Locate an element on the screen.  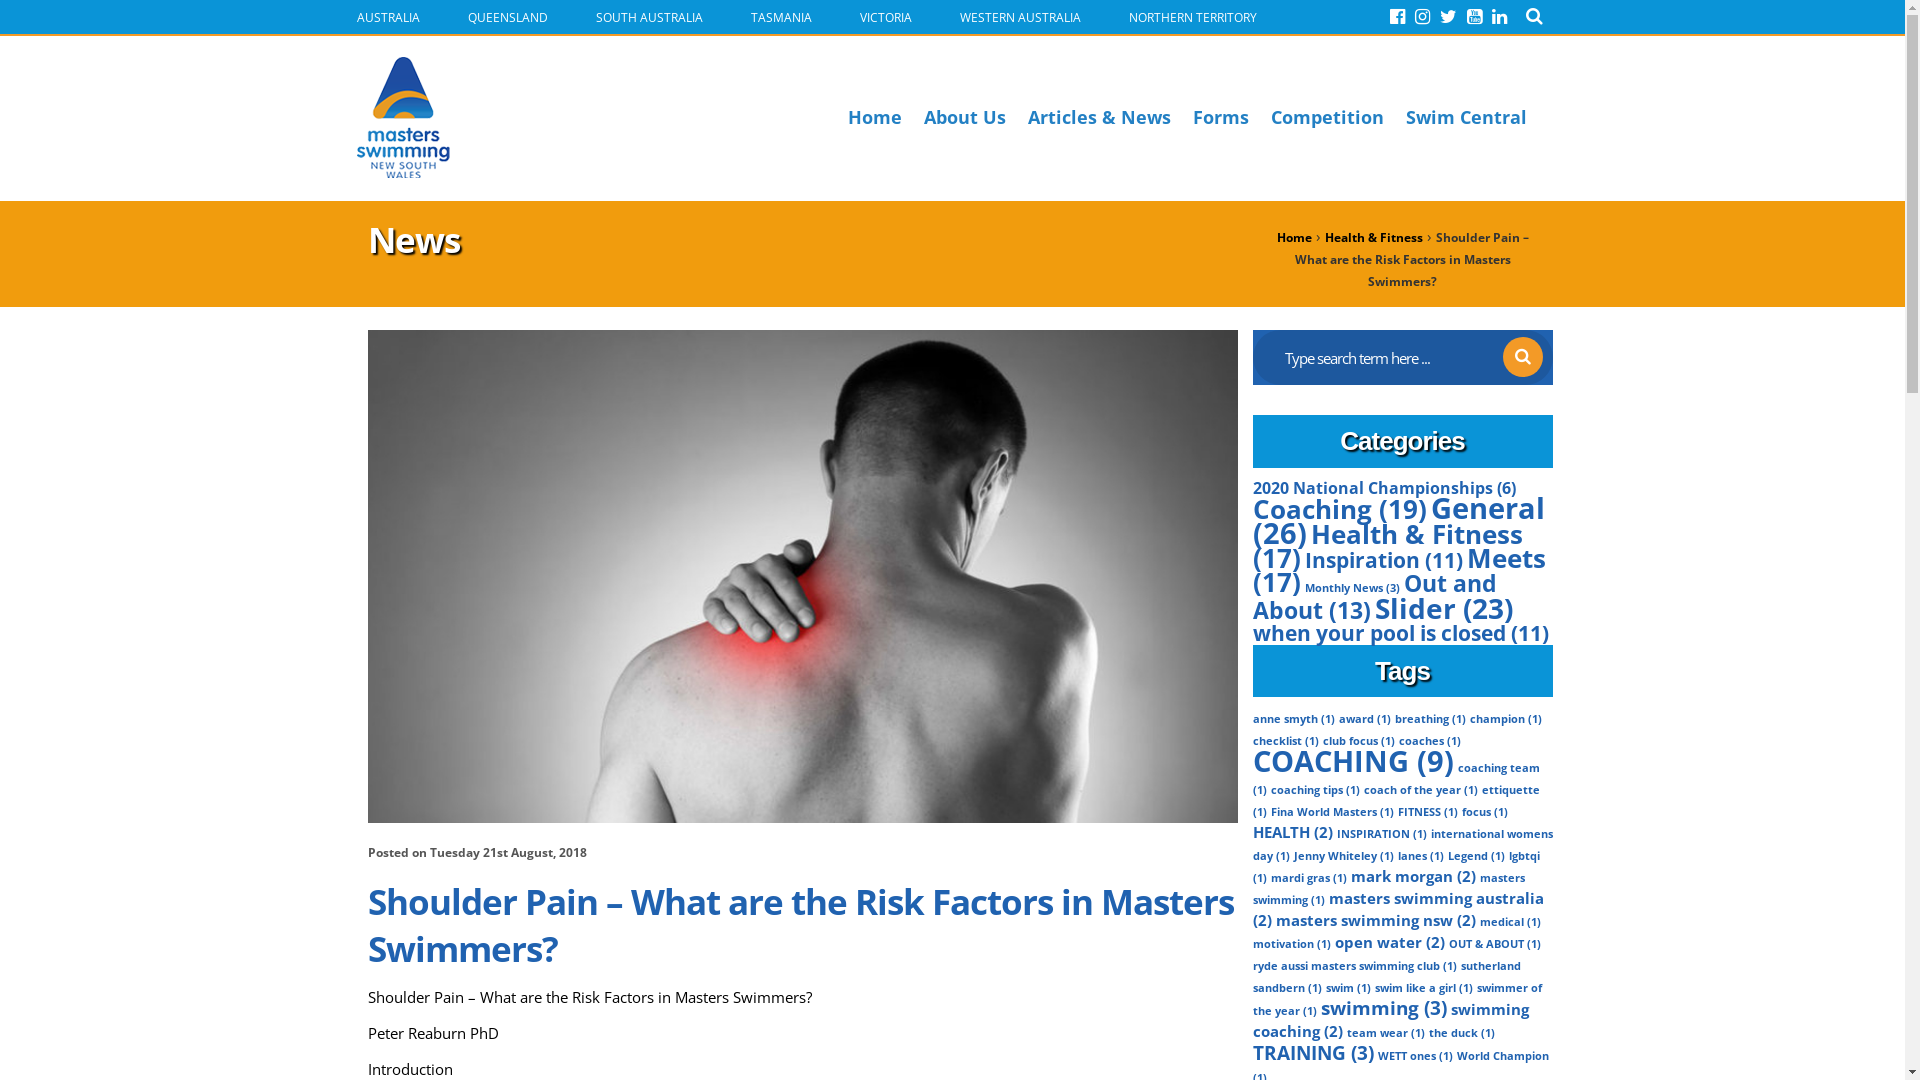
'HEALTH (2)' is located at coordinates (1291, 832).